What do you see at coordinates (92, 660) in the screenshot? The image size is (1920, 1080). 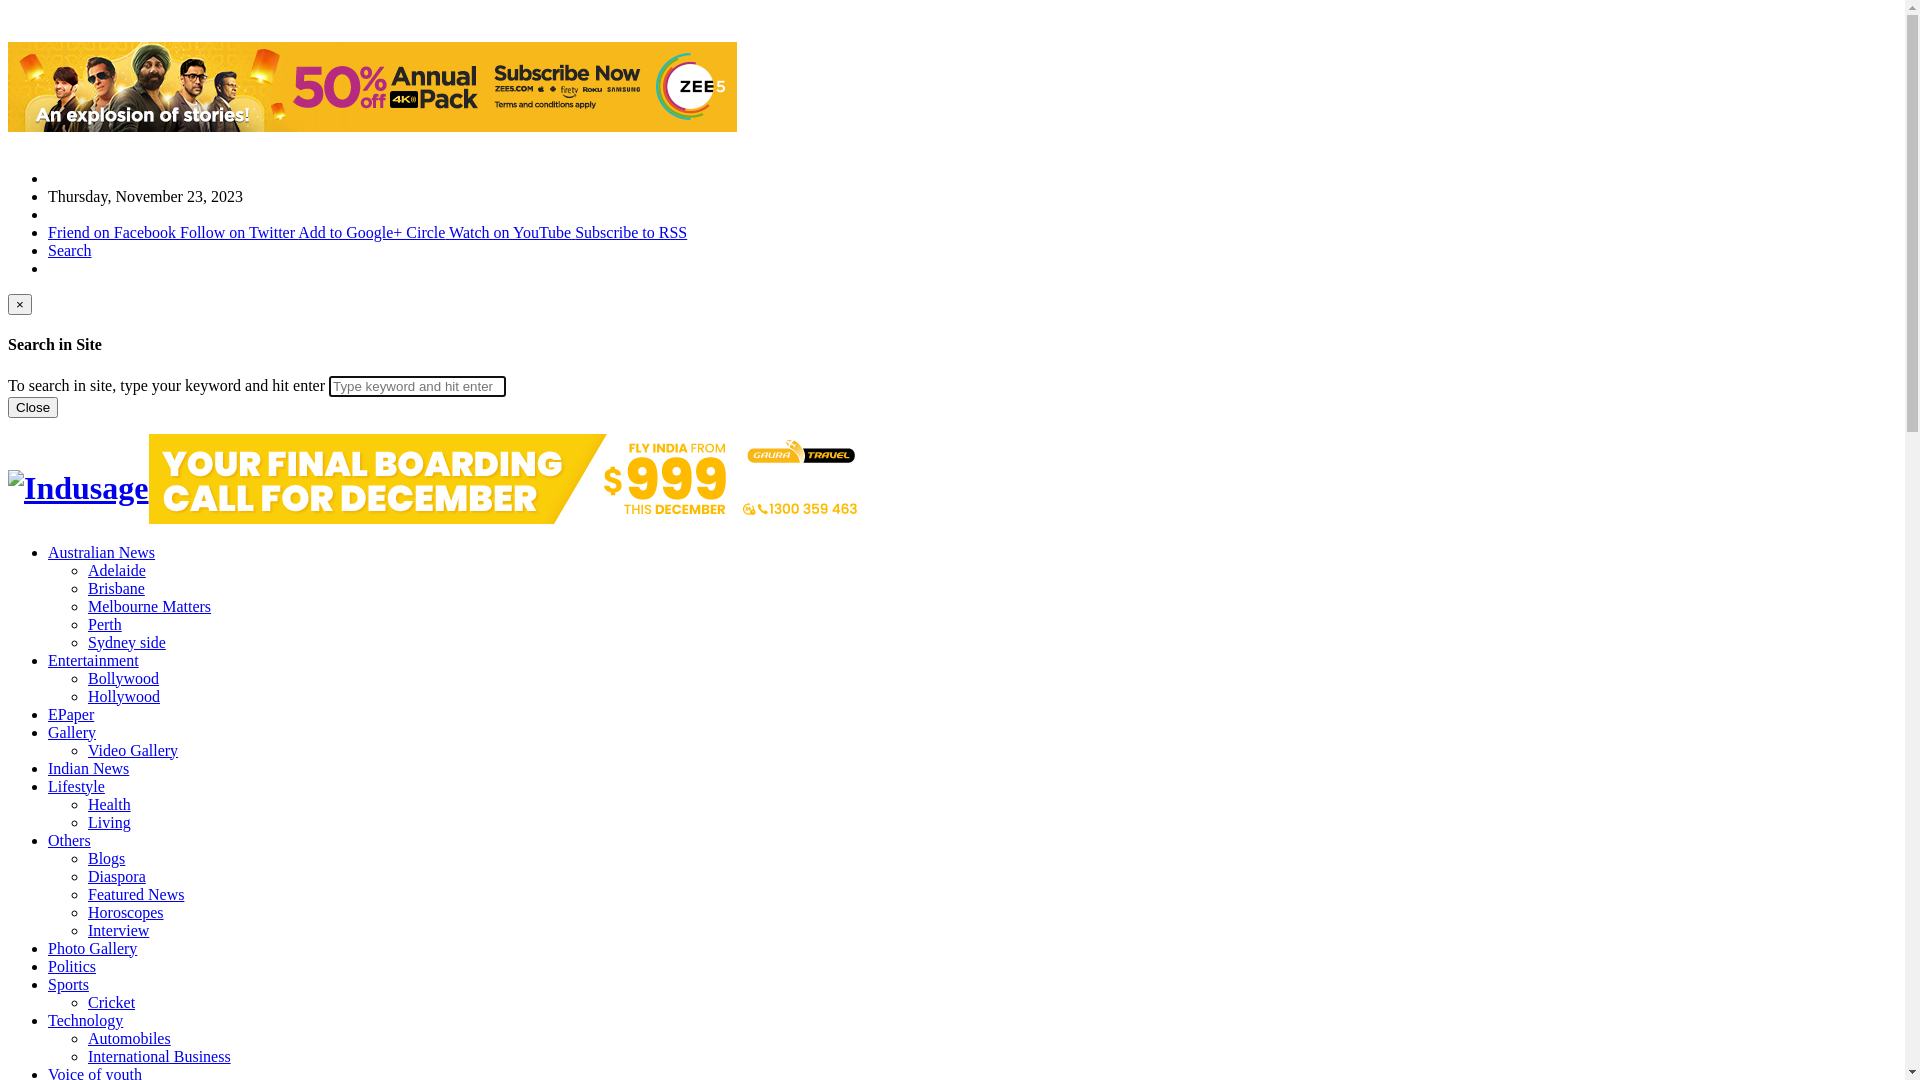 I see `'Entertainment'` at bounding box center [92, 660].